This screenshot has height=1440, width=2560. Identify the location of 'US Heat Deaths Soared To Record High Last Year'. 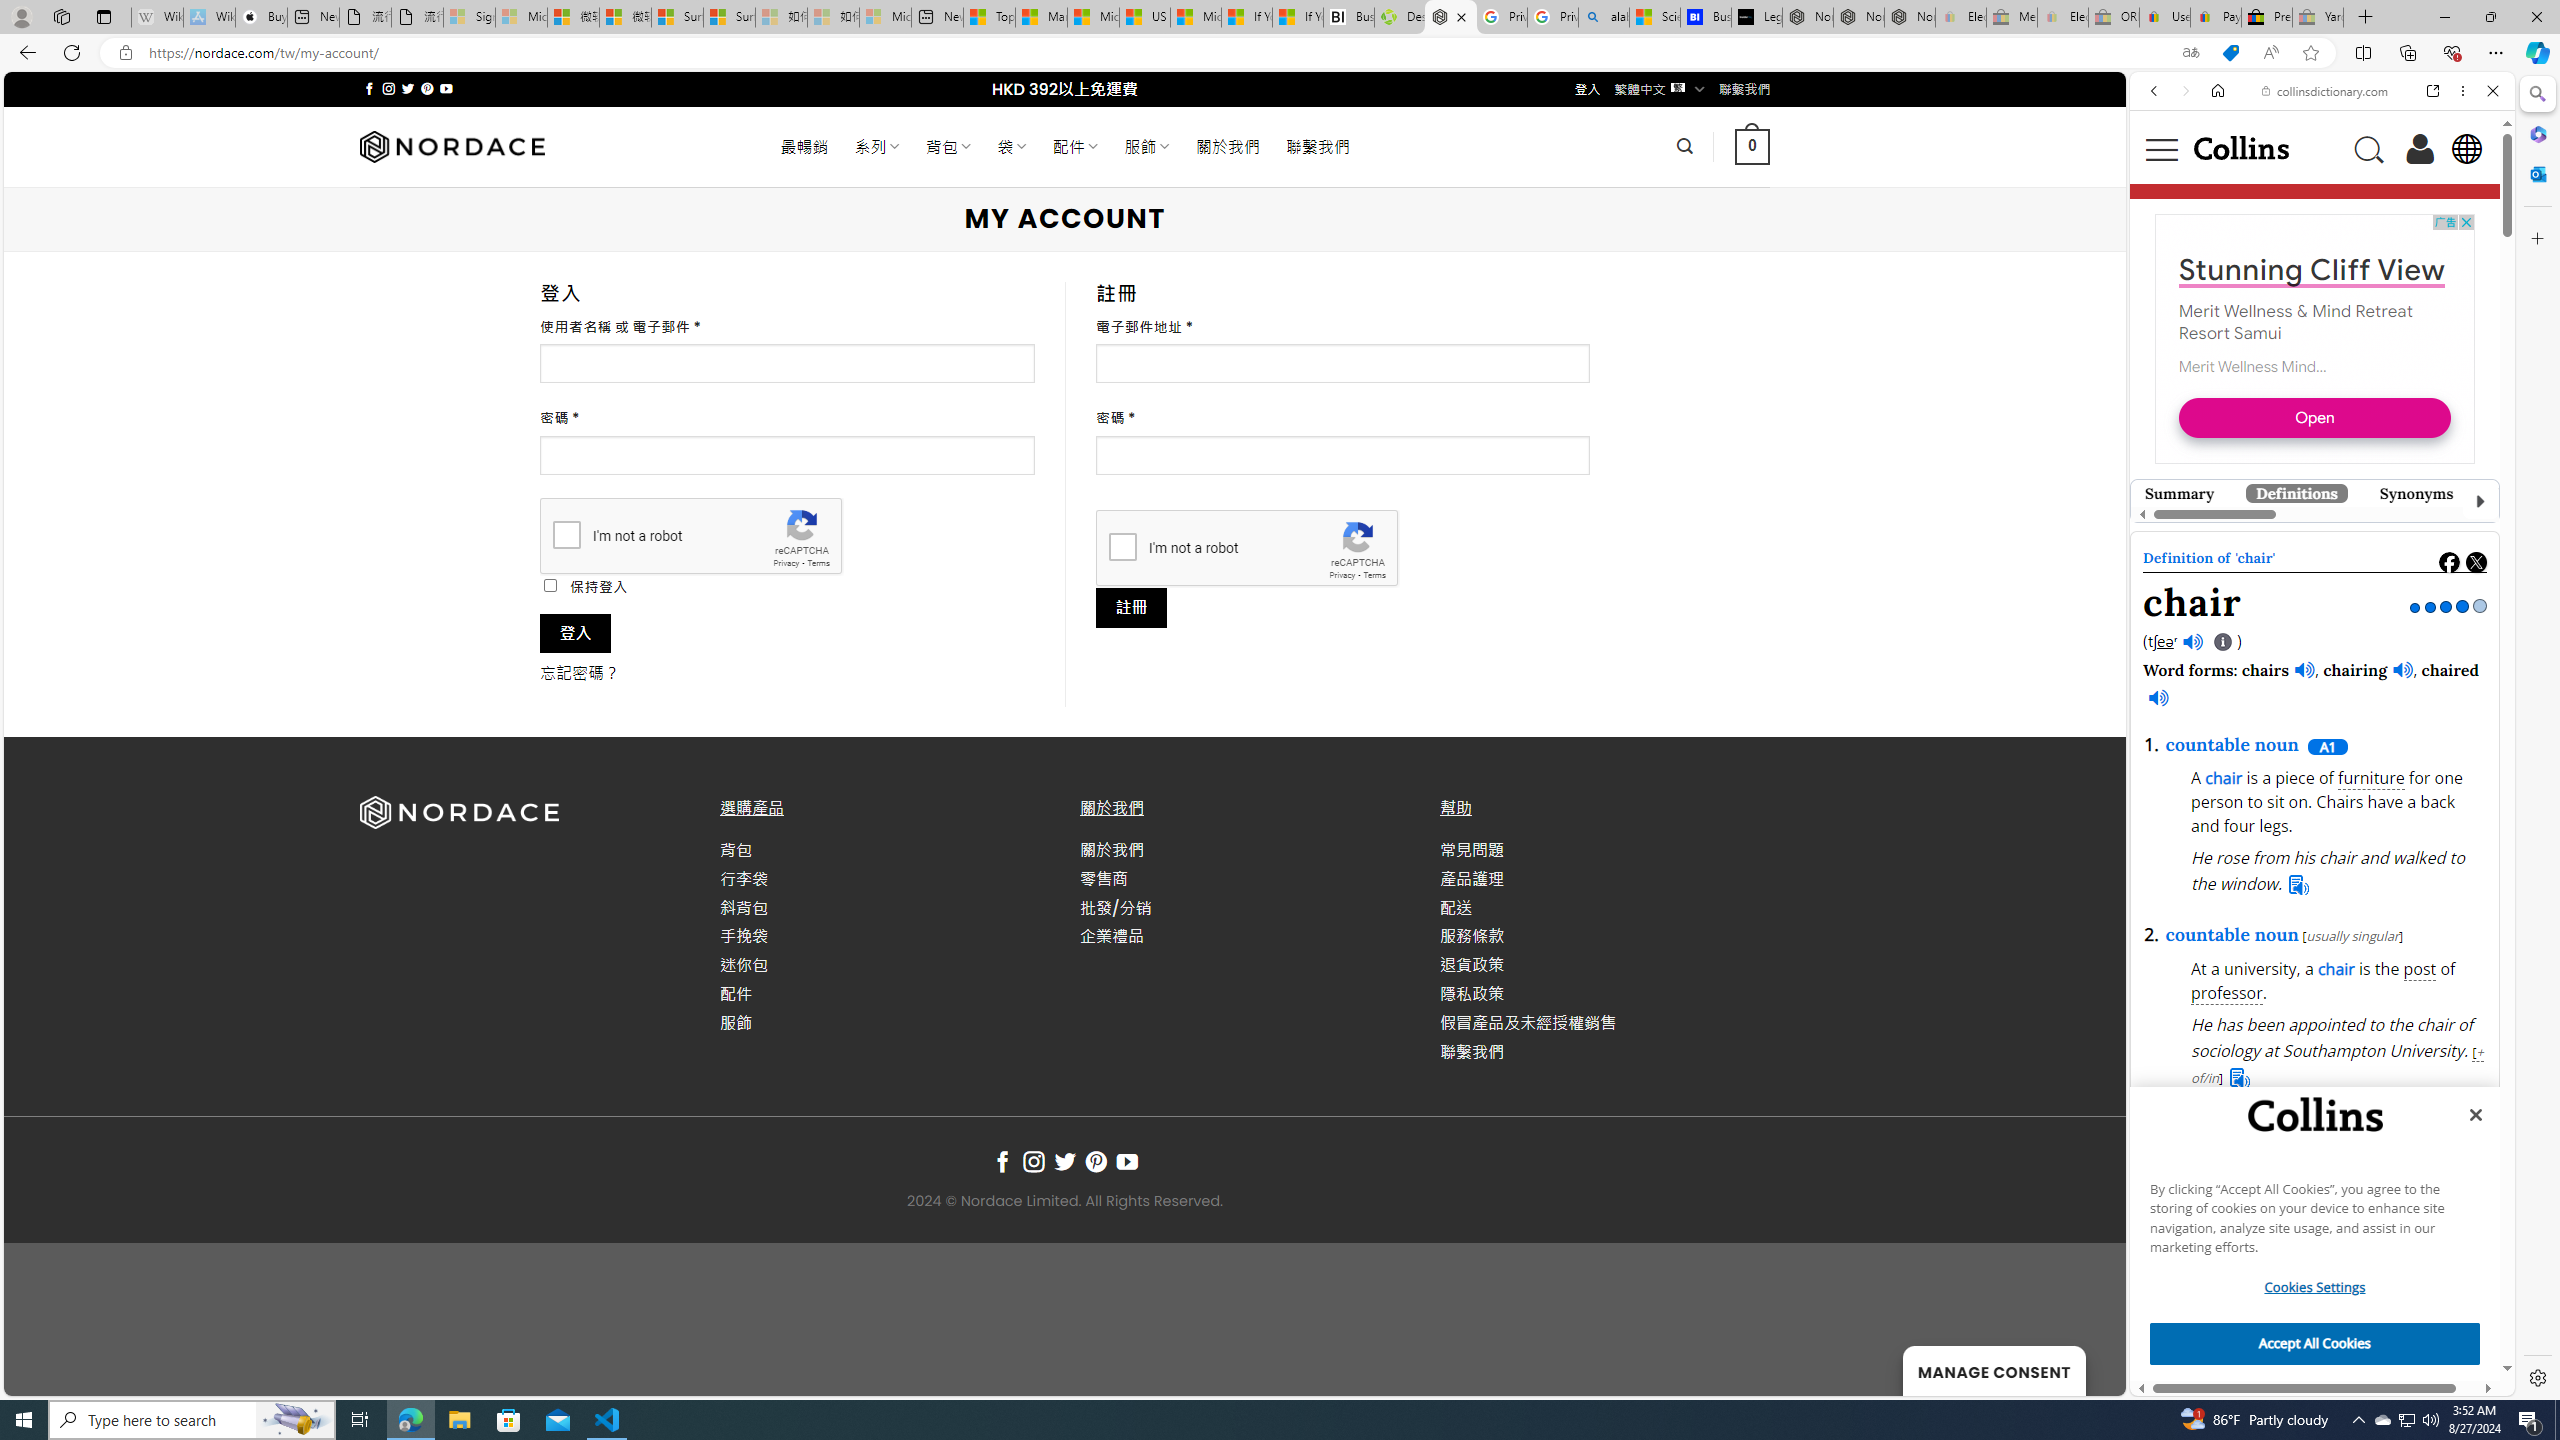
(1145, 16).